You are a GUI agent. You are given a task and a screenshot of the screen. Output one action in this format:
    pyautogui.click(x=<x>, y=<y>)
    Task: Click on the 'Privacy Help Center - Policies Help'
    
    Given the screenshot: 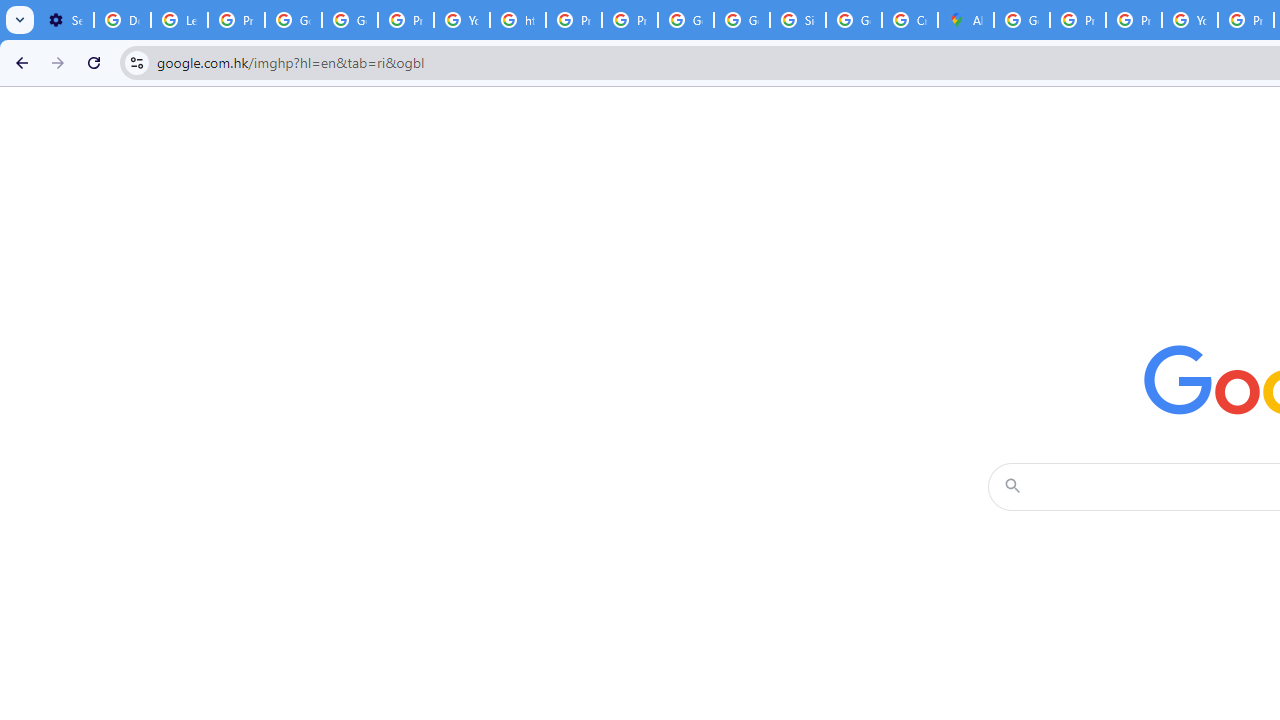 What is the action you would take?
    pyautogui.click(x=1076, y=20)
    